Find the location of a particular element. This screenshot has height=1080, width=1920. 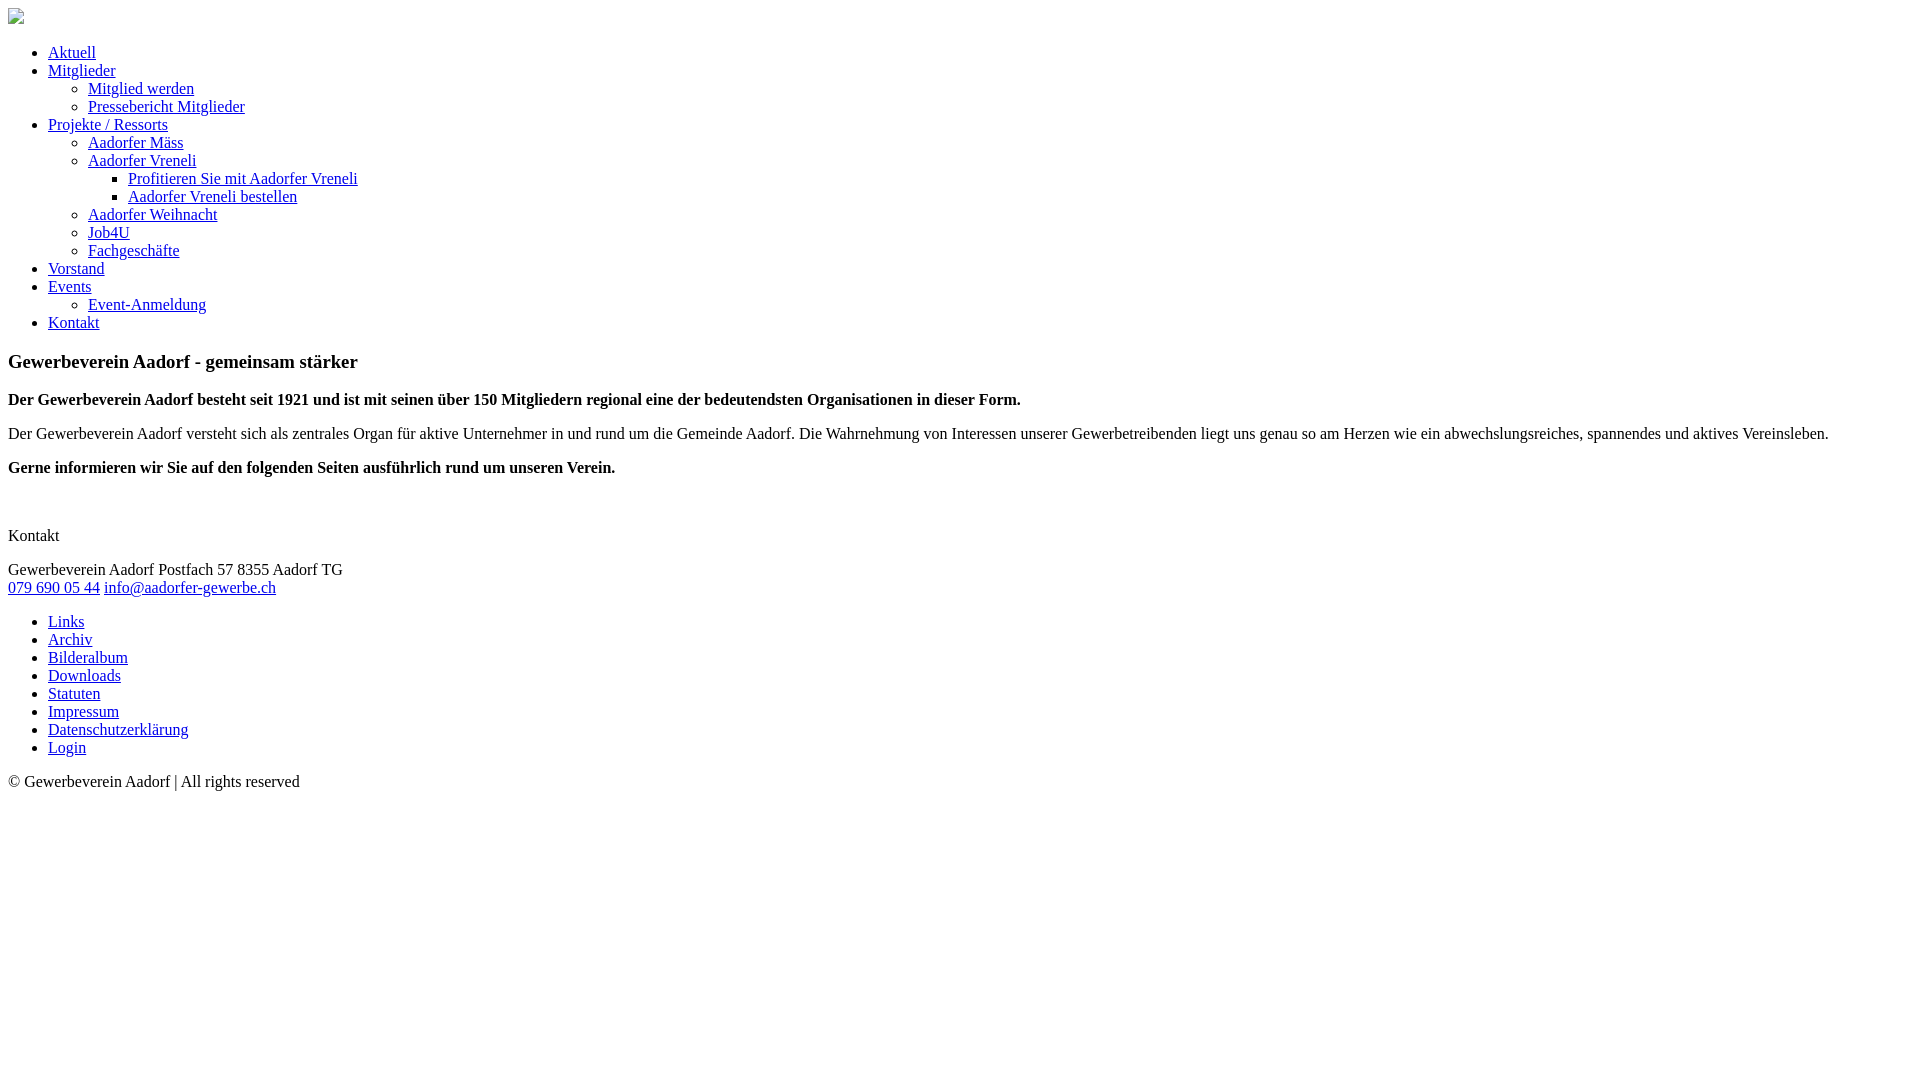

'Mitglieder' is located at coordinates (80, 69).